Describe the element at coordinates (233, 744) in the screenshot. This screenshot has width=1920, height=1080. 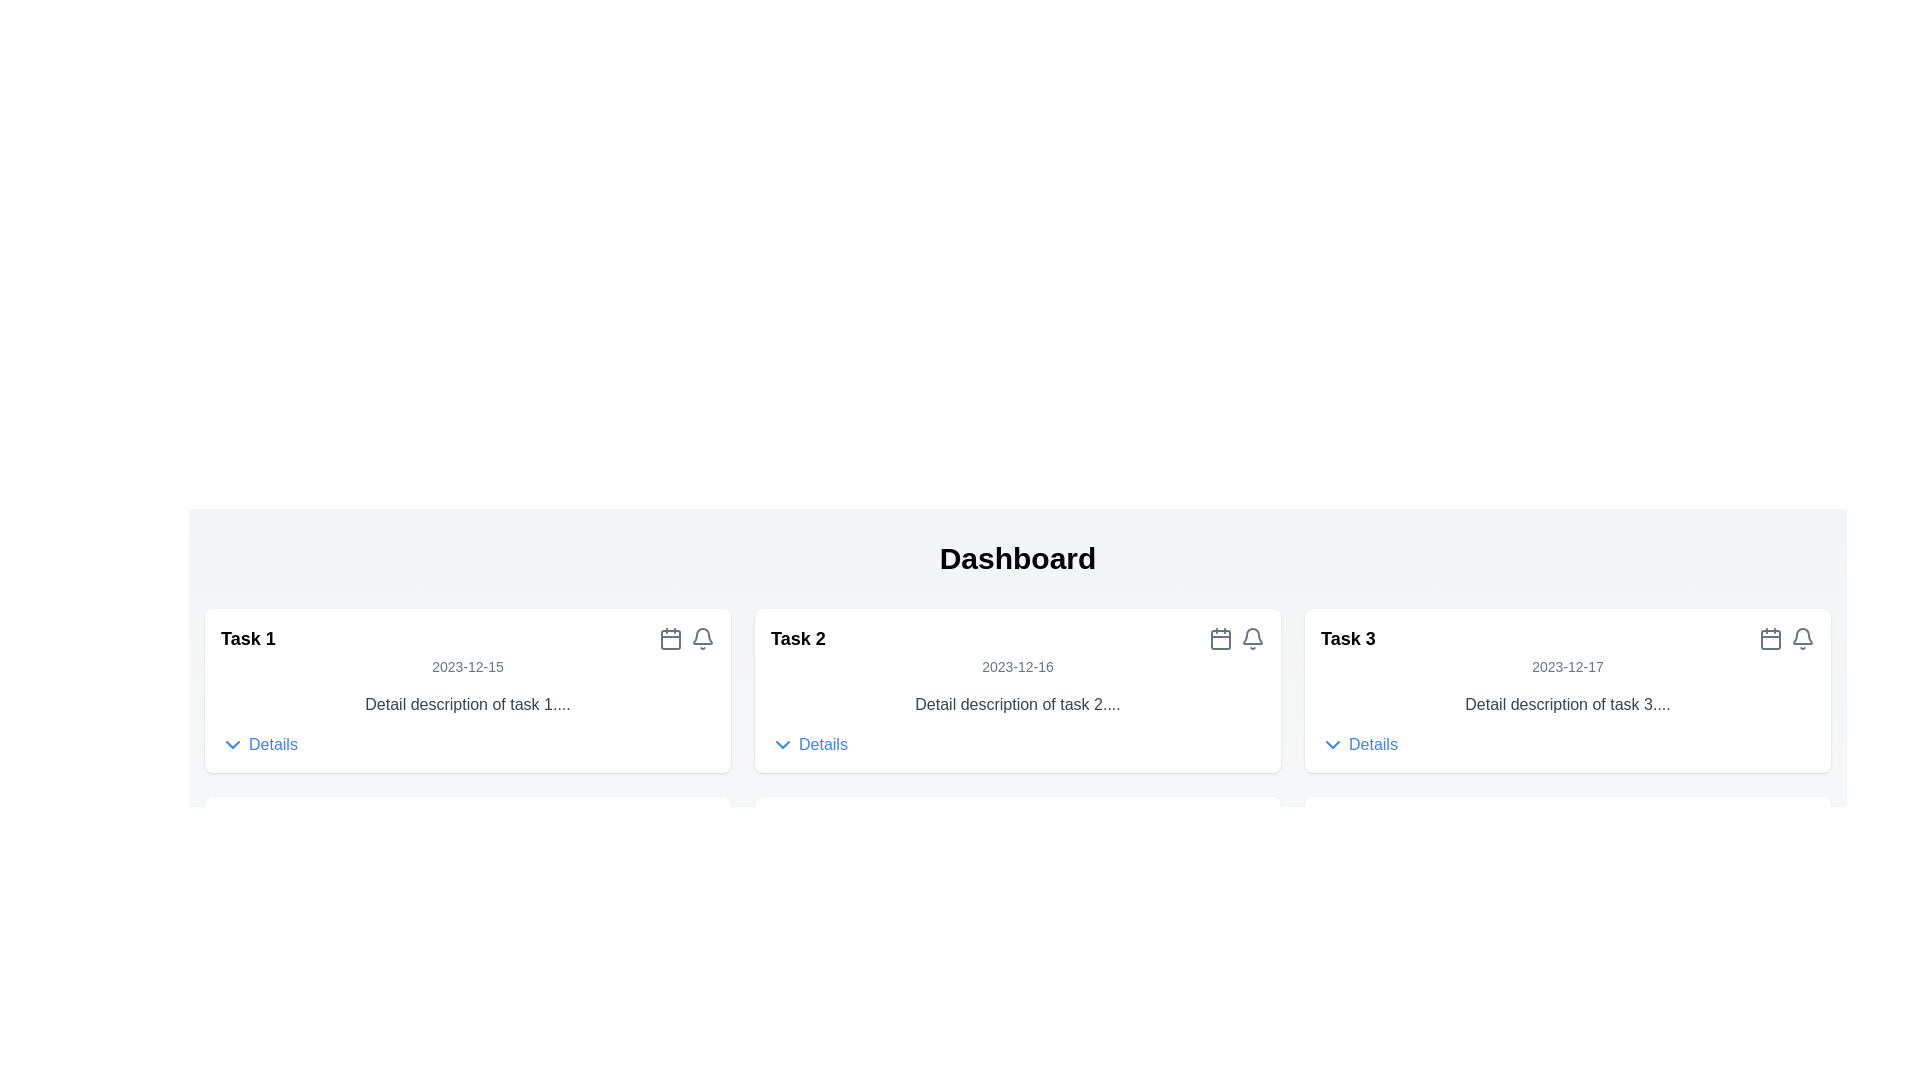
I see `the chevron icon located in the 'Details' section below the 'Task 1' card` at that location.